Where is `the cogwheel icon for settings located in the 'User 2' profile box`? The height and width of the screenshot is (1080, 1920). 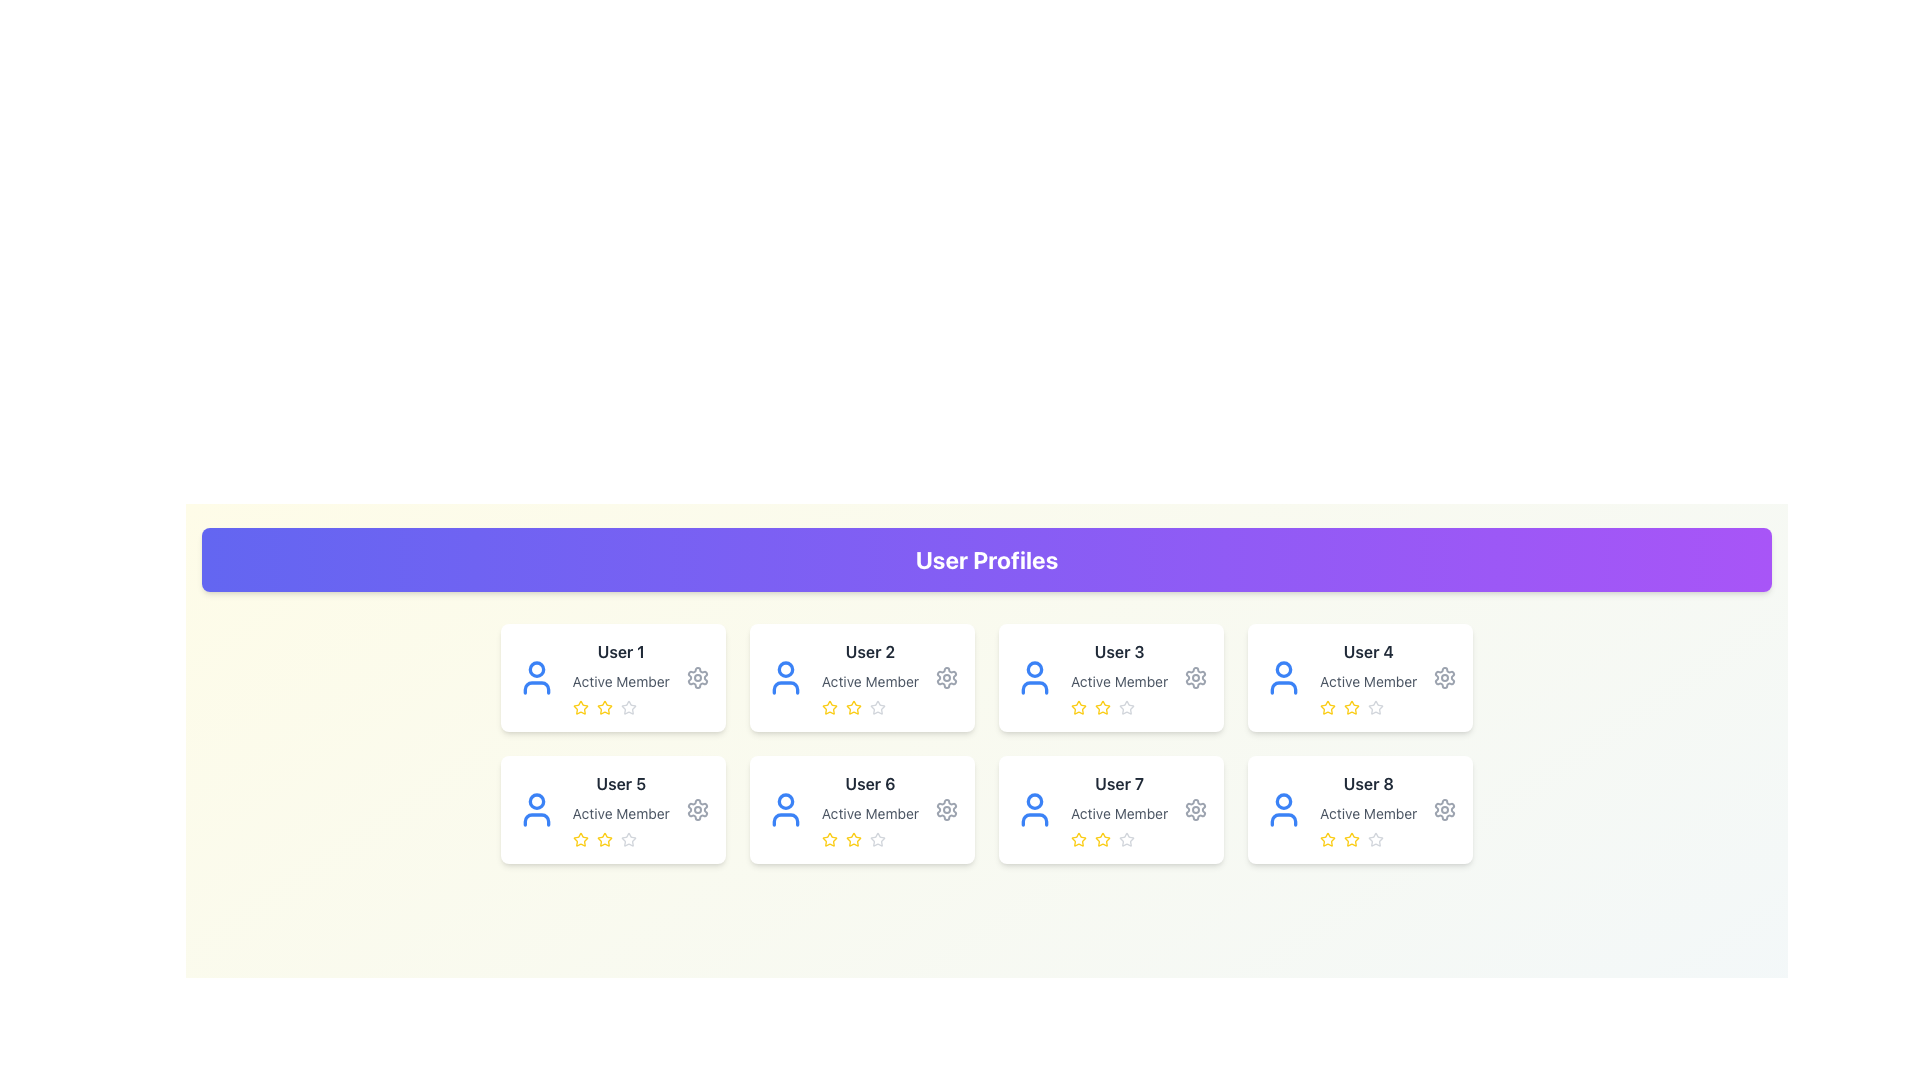
the cogwheel icon for settings located in the 'User 2' profile box is located at coordinates (945, 677).